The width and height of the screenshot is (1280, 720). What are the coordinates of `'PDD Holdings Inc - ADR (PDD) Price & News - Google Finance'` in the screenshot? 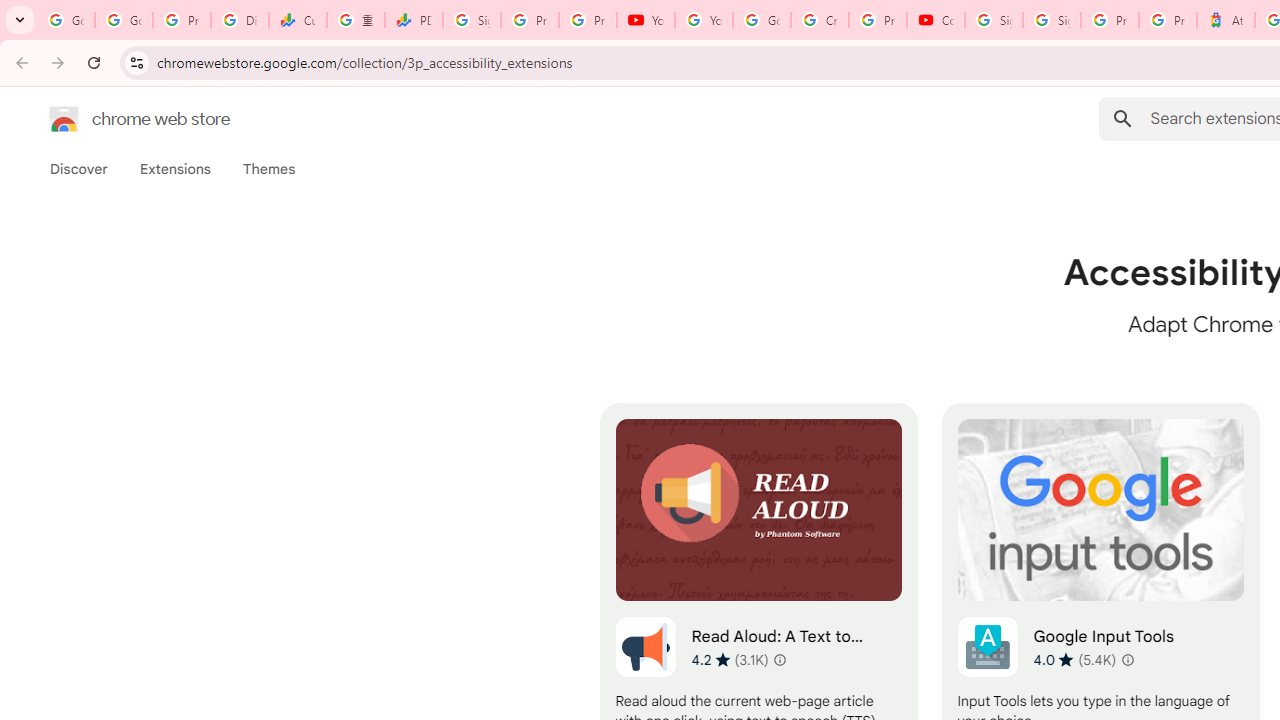 It's located at (413, 20).